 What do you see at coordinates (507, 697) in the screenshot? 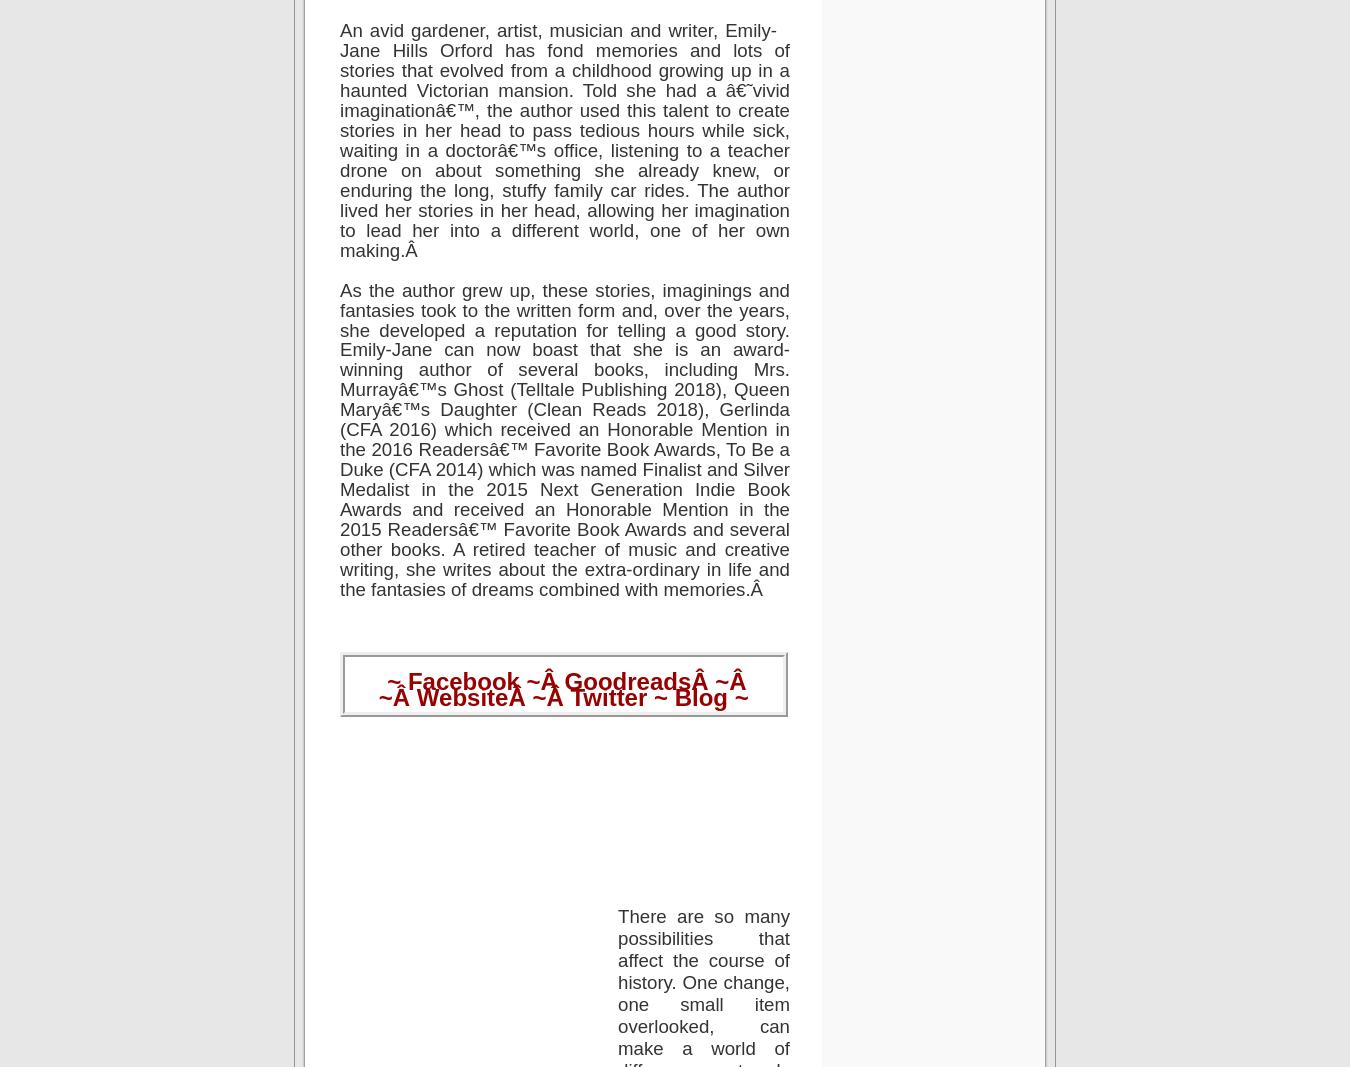
I see `'Â ~Â'` at bounding box center [507, 697].